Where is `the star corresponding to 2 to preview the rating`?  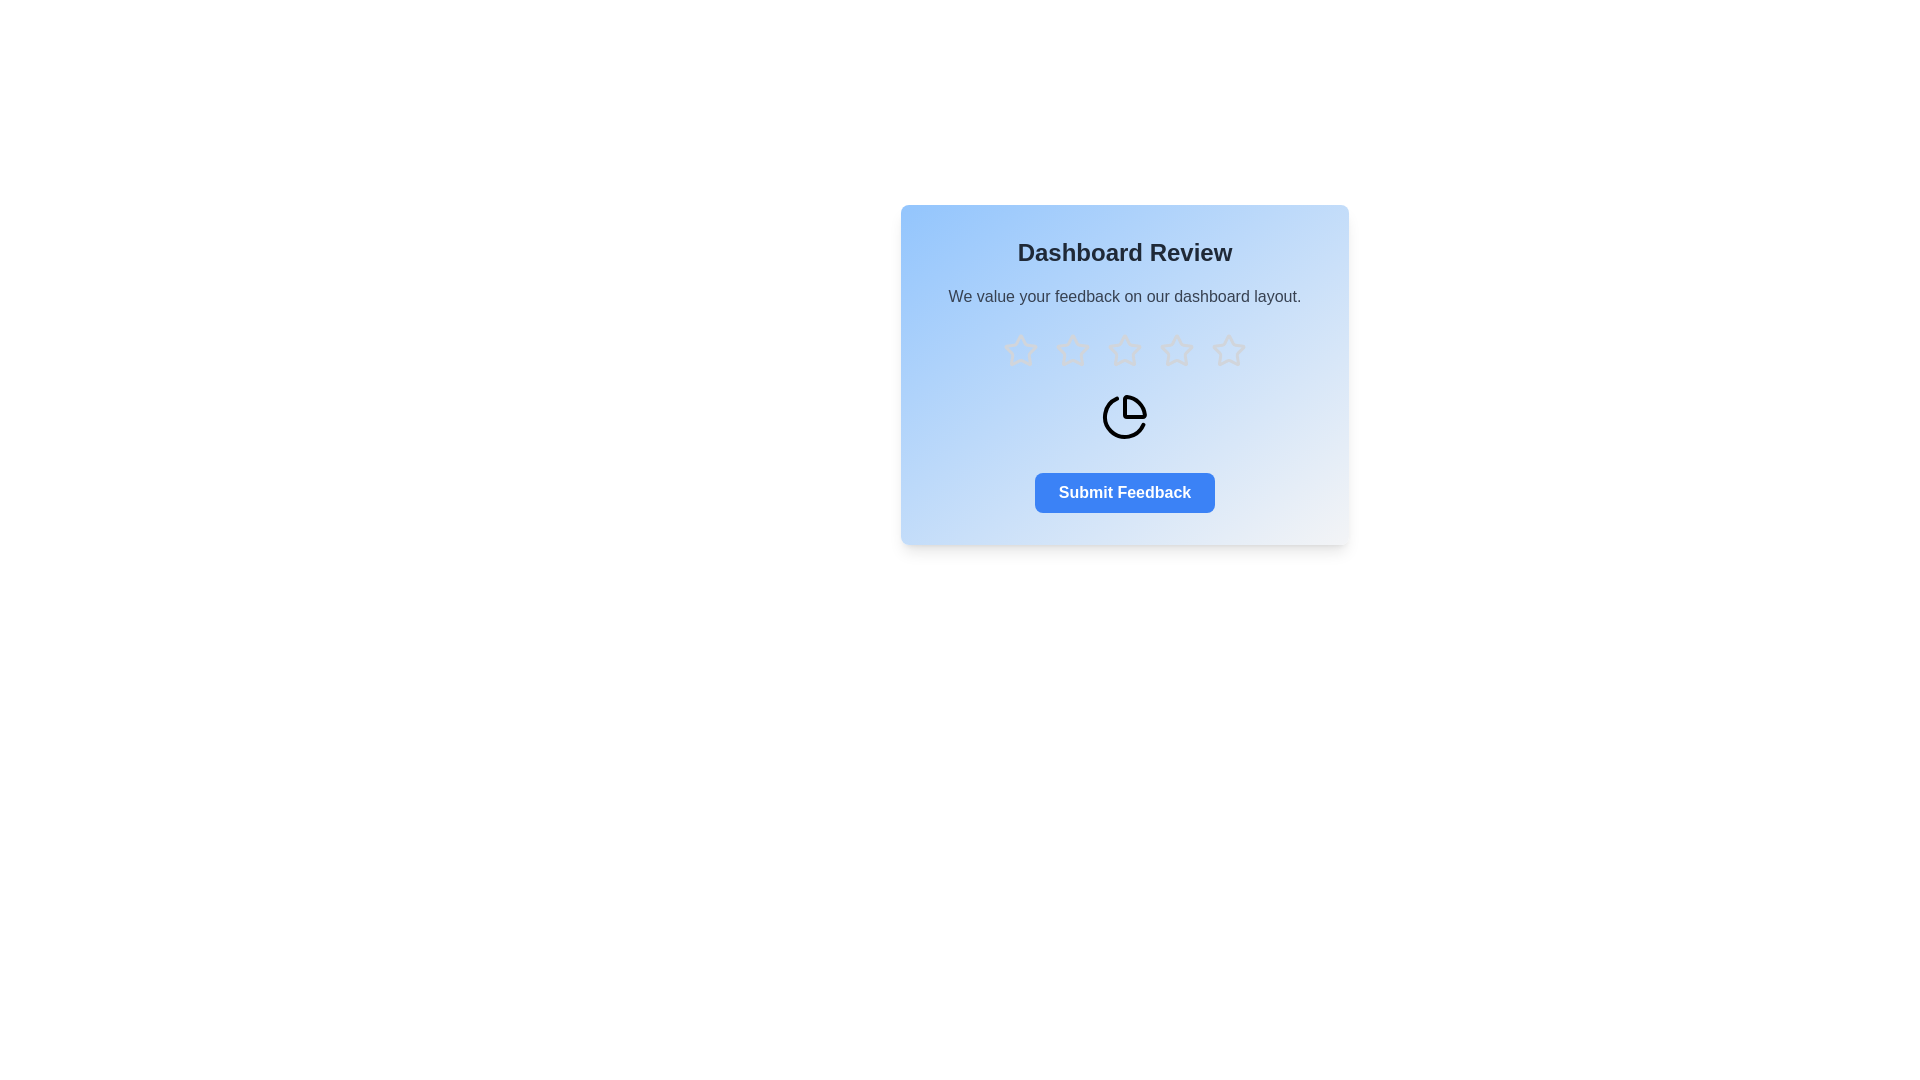
the star corresponding to 2 to preview the rating is located at coordinates (1072, 350).